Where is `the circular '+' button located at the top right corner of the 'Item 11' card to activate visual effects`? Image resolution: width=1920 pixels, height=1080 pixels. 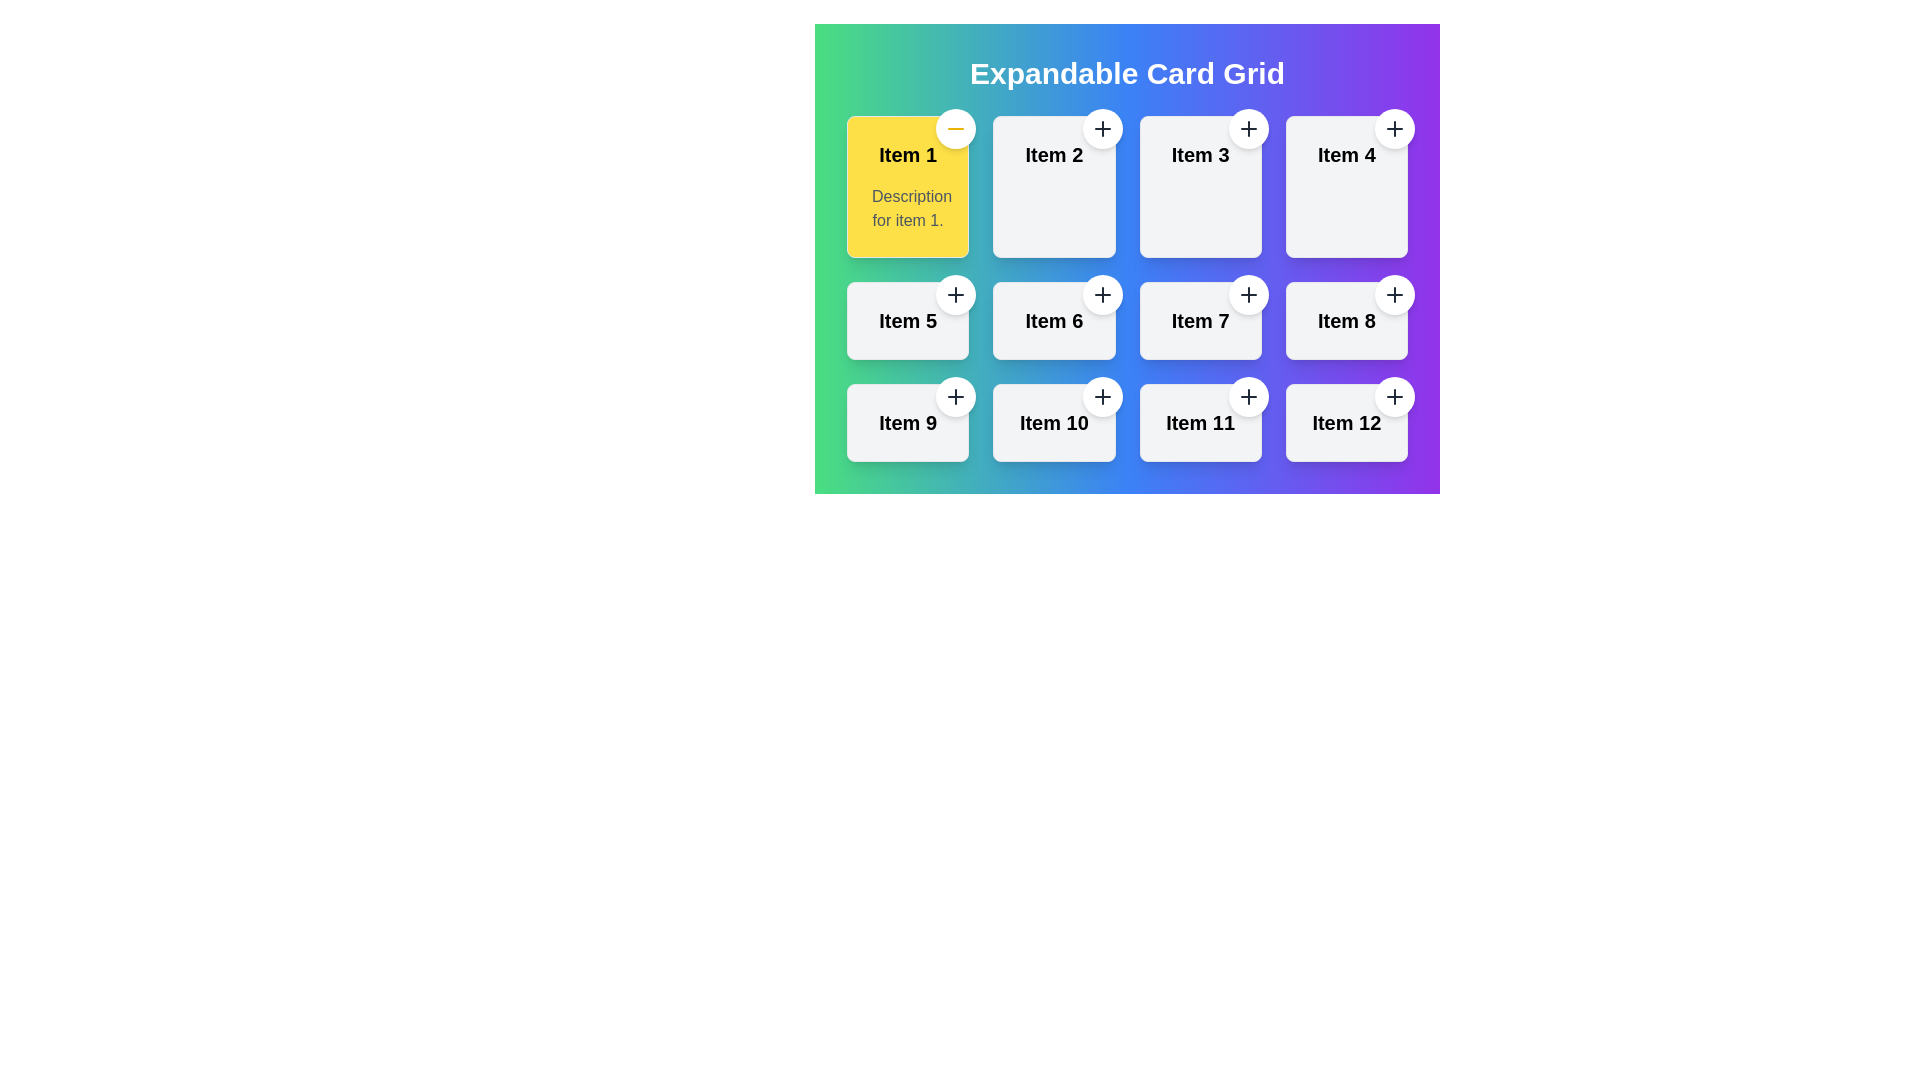 the circular '+' button located at the top right corner of the 'Item 11' card to activate visual effects is located at coordinates (1247, 397).